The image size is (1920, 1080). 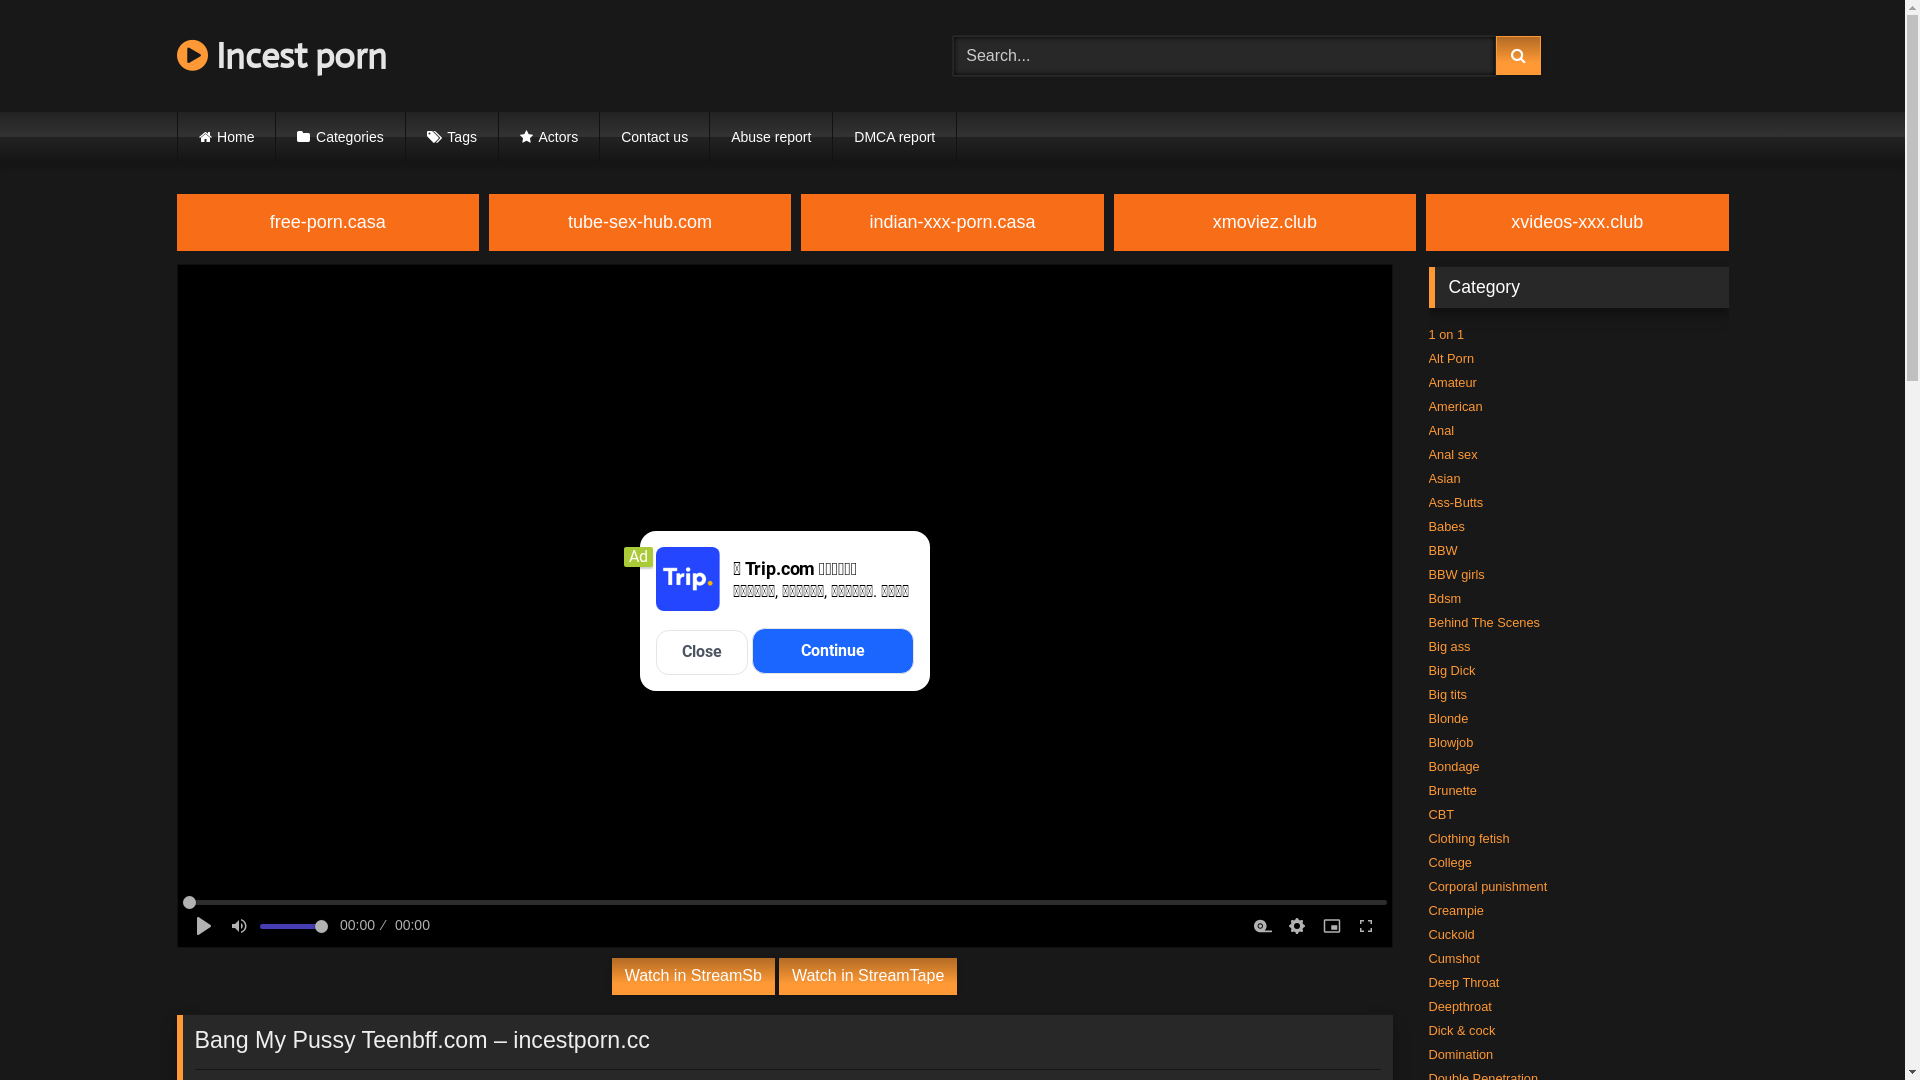 I want to click on 'Blonde', so click(x=1448, y=717).